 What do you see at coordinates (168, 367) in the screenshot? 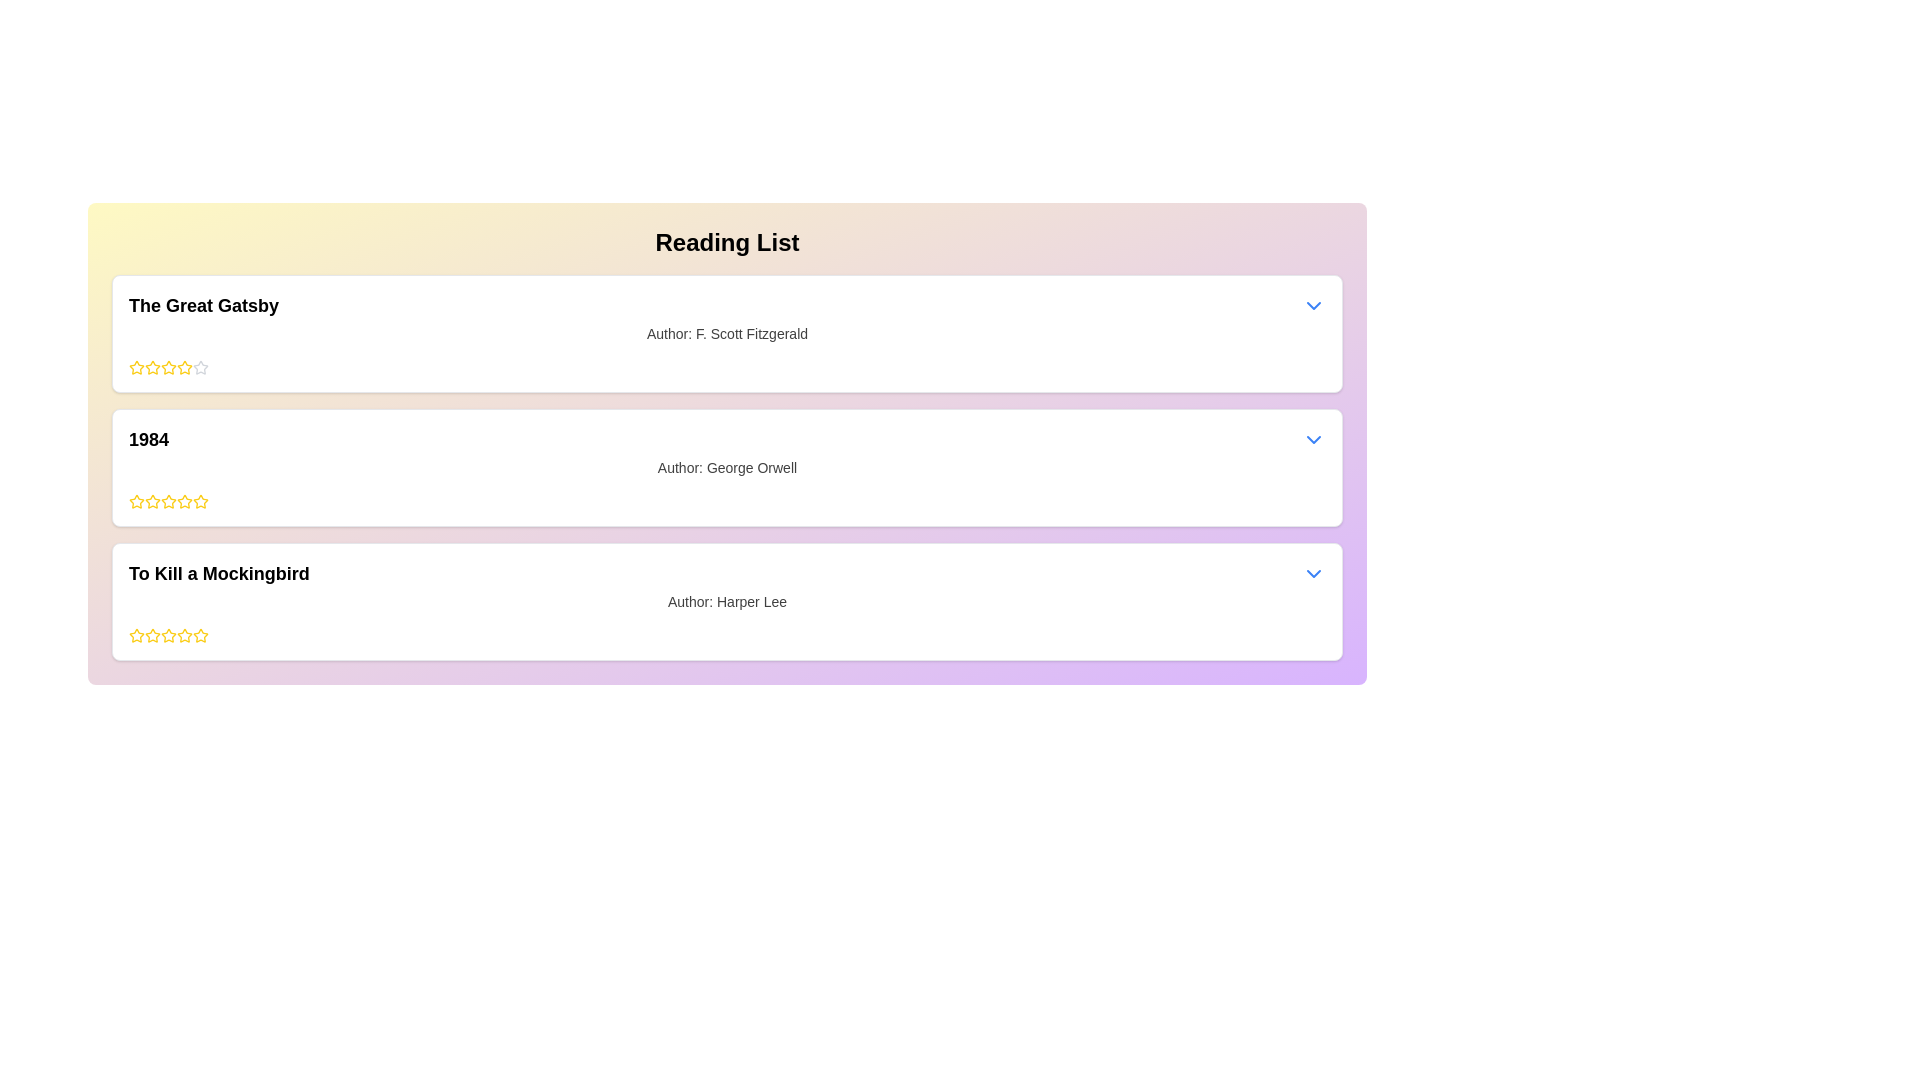
I see `the second yellow star icon in the rating system for 'The Great Gatsby'` at bounding box center [168, 367].